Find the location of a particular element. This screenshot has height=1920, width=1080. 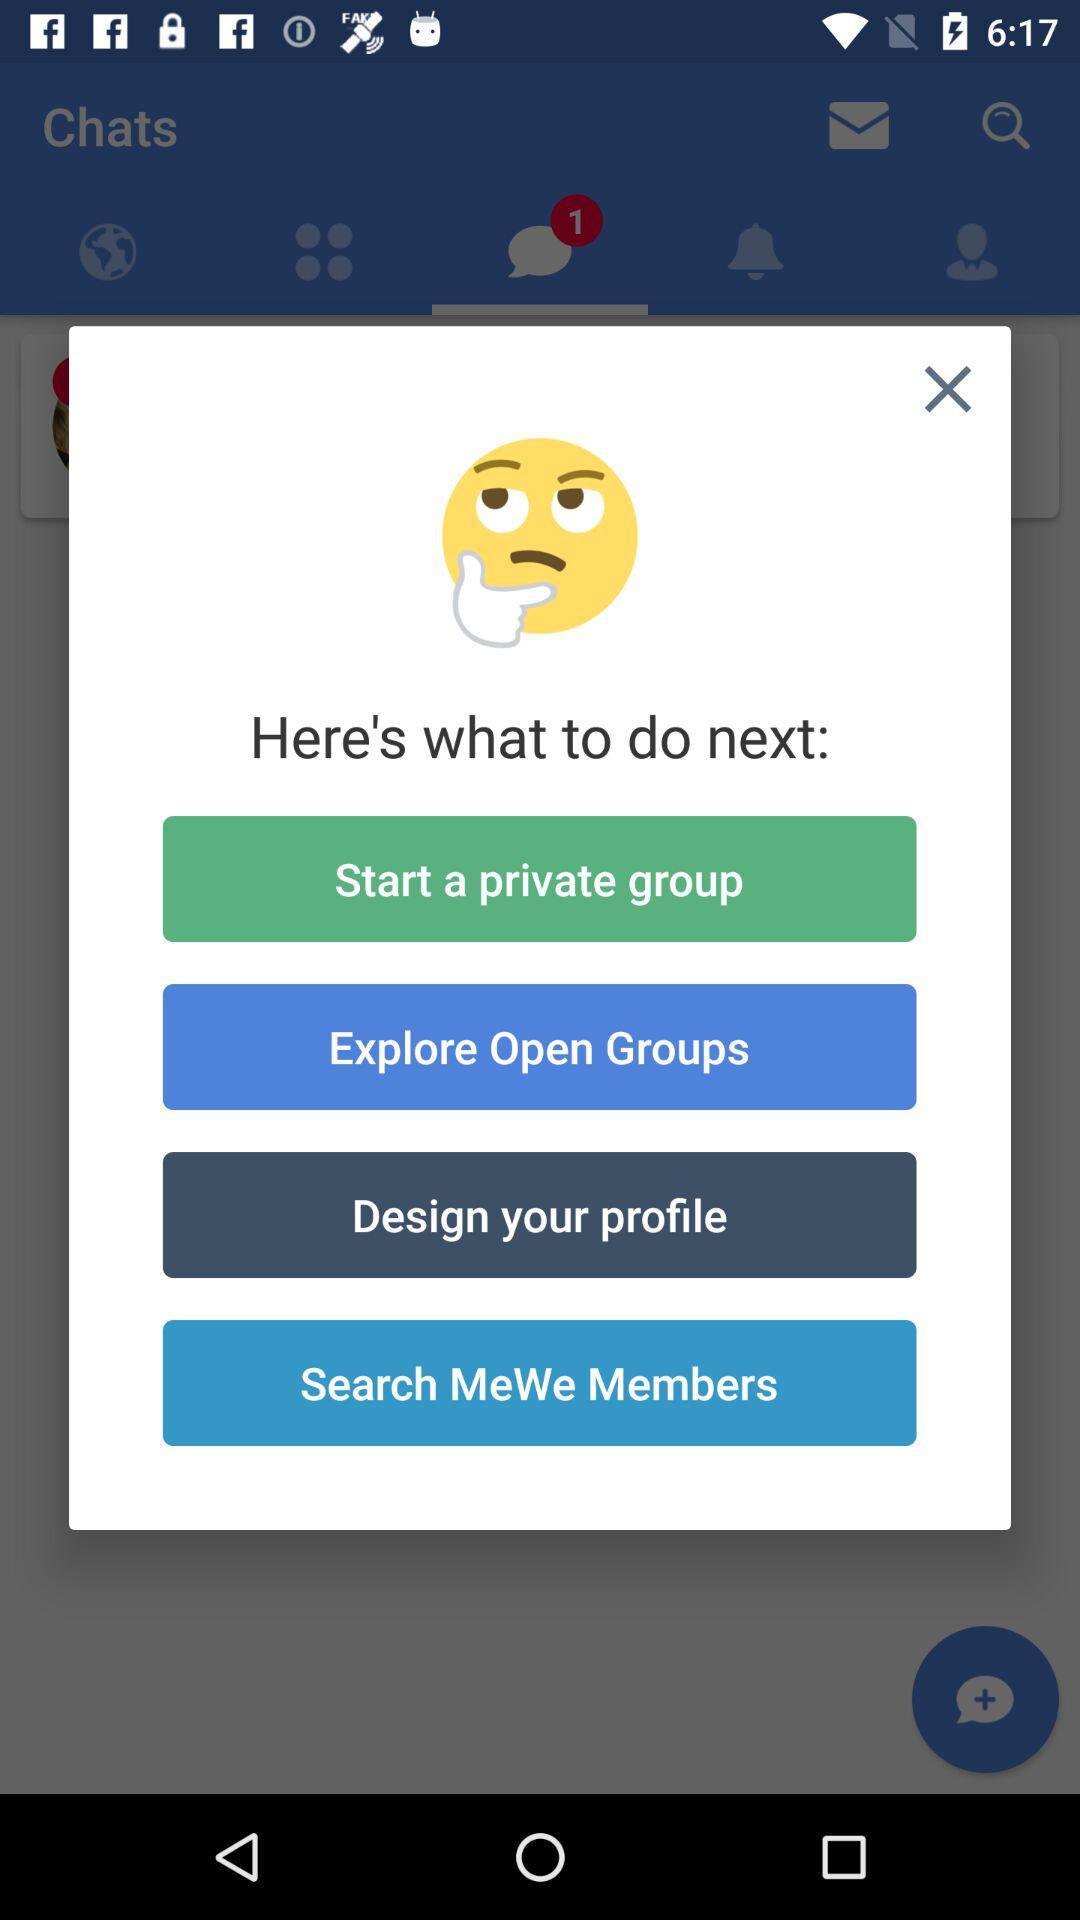

icon below start a private is located at coordinates (538, 1045).